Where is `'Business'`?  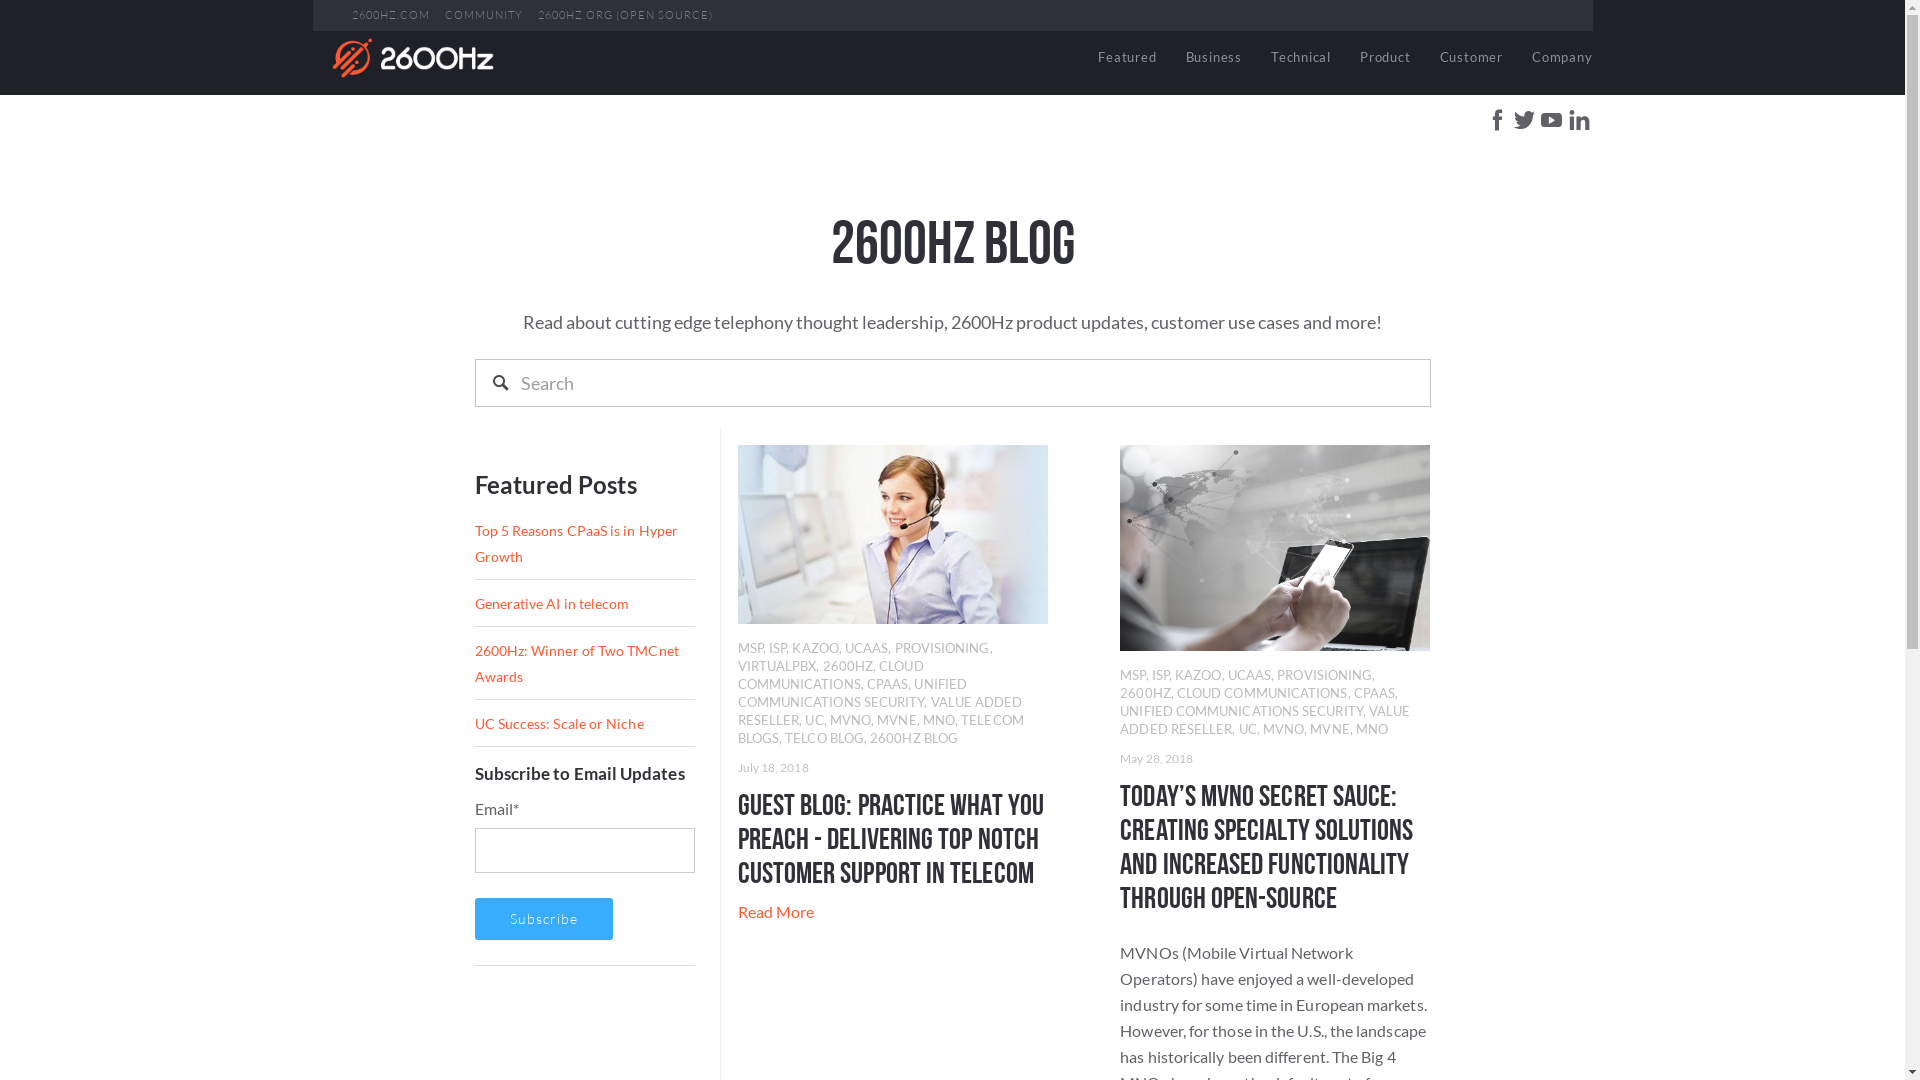 'Business' is located at coordinates (1213, 57).